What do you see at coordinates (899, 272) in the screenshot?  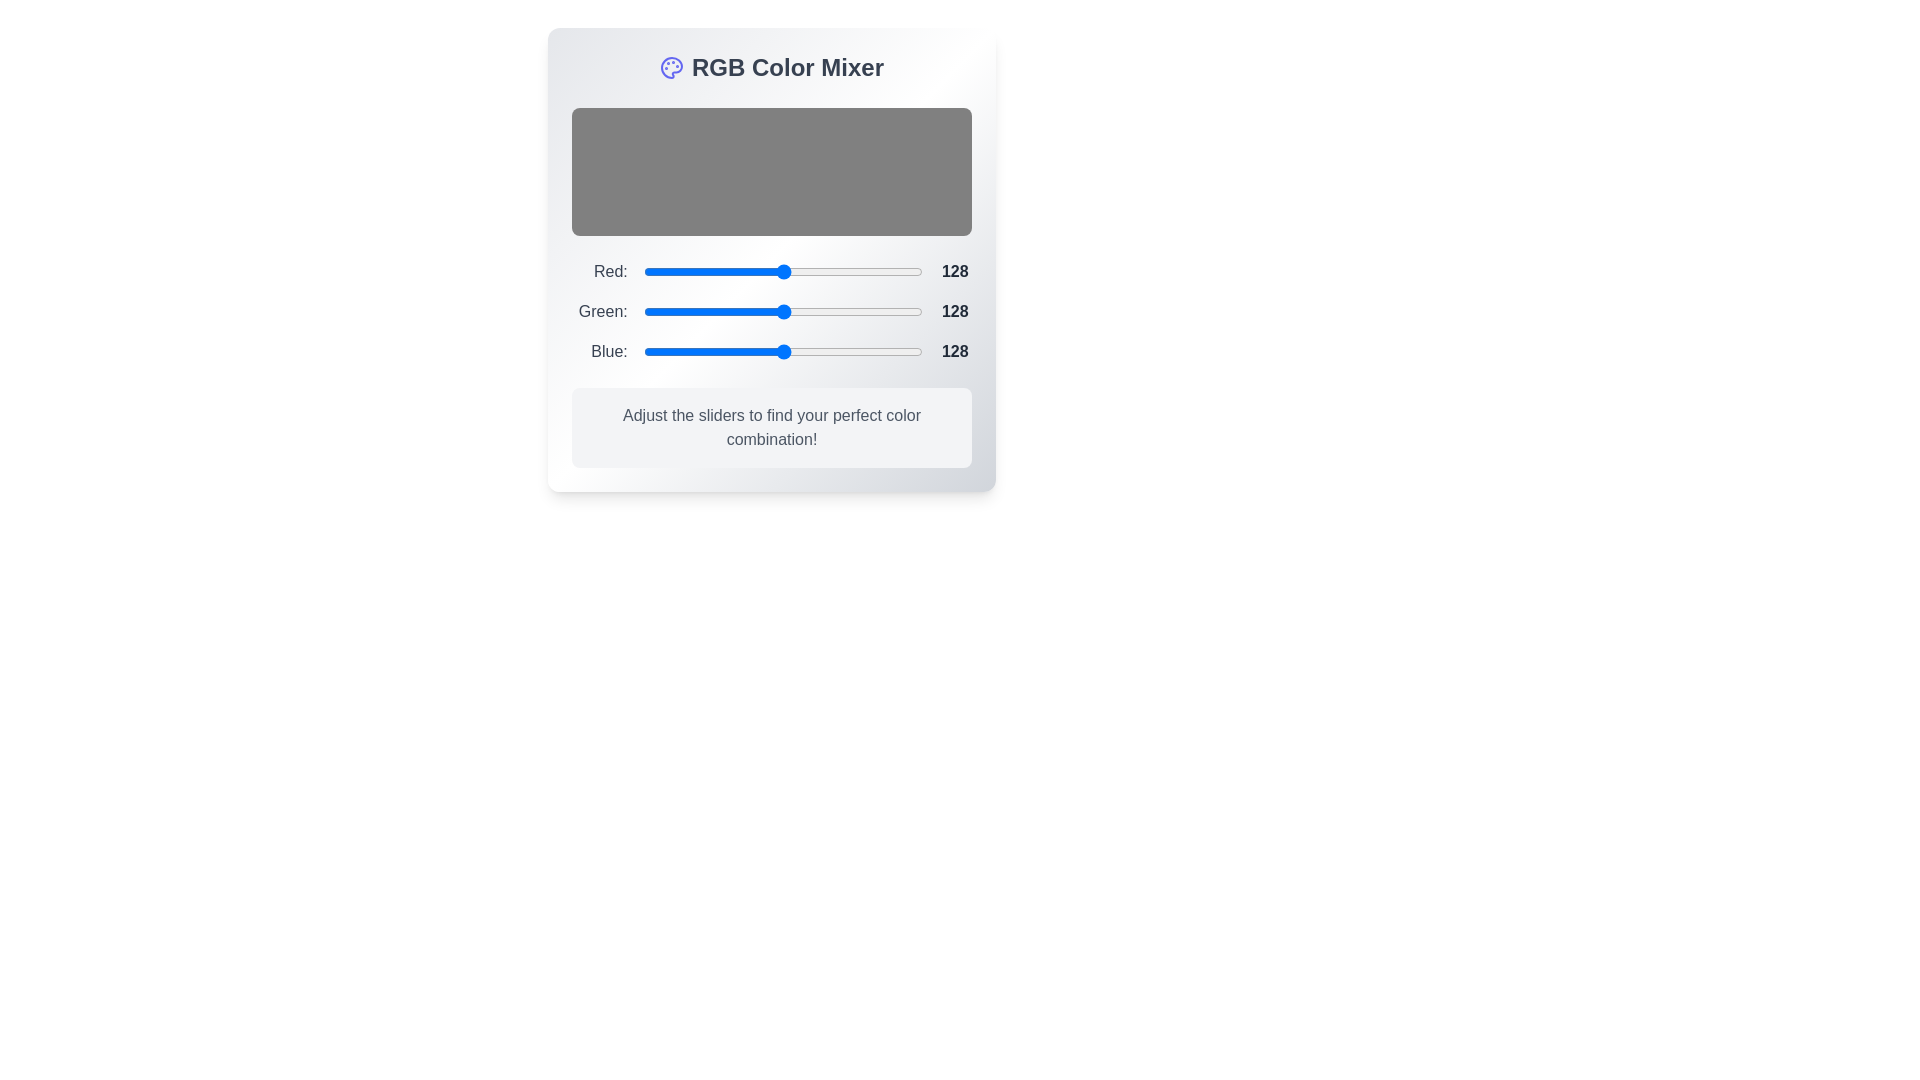 I see `the 0 slider to a value of 215` at bounding box center [899, 272].